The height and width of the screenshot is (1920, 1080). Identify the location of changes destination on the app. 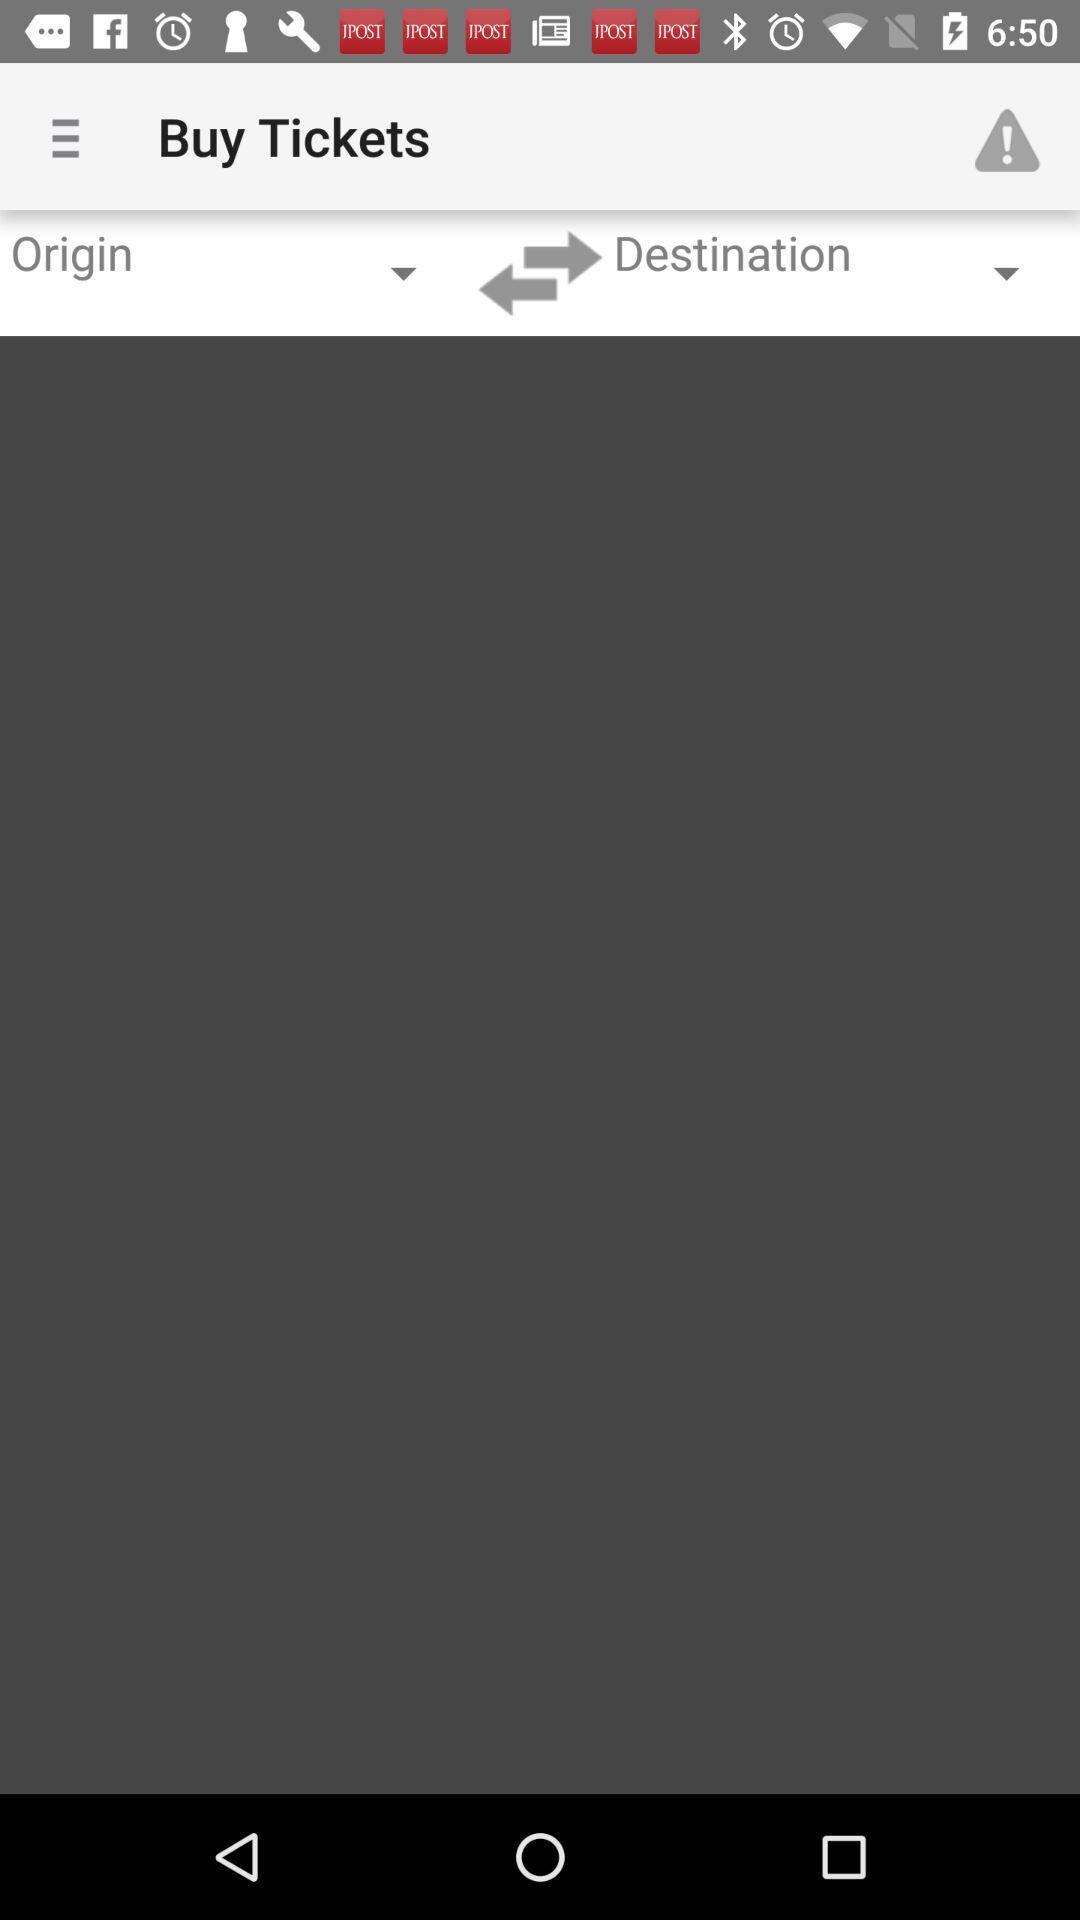
(540, 272).